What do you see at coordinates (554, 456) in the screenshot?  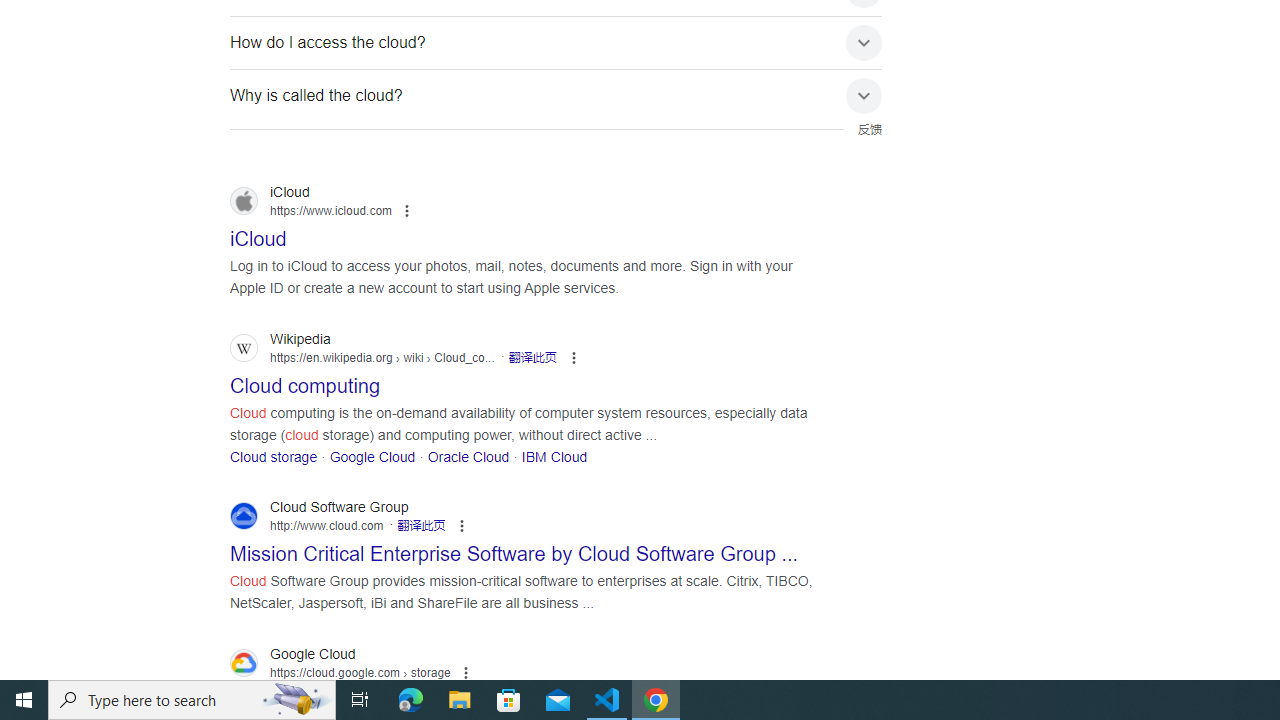 I see `'IBM Cloud'` at bounding box center [554, 456].